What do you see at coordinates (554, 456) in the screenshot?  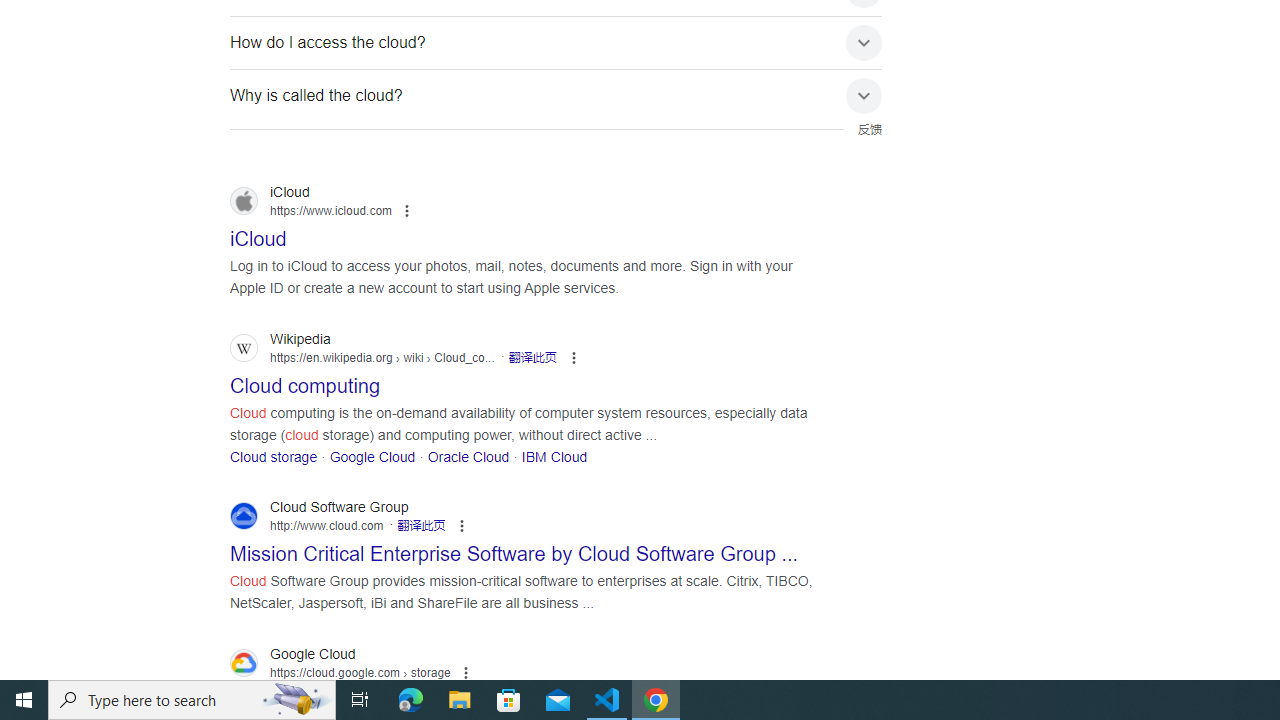 I see `'IBM Cloud'` at bounding box center [554, 456].